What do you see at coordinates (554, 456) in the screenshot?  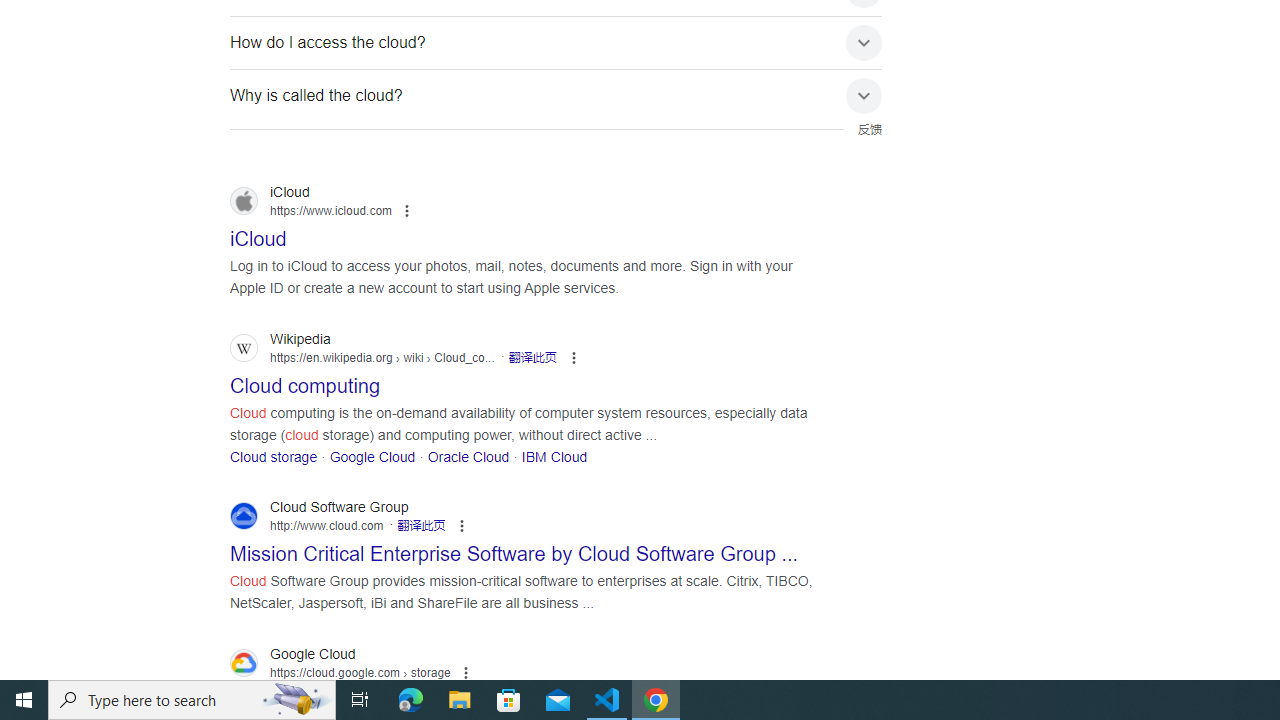 I see `'IBM Cloud'` at bounding box center [554, 456].